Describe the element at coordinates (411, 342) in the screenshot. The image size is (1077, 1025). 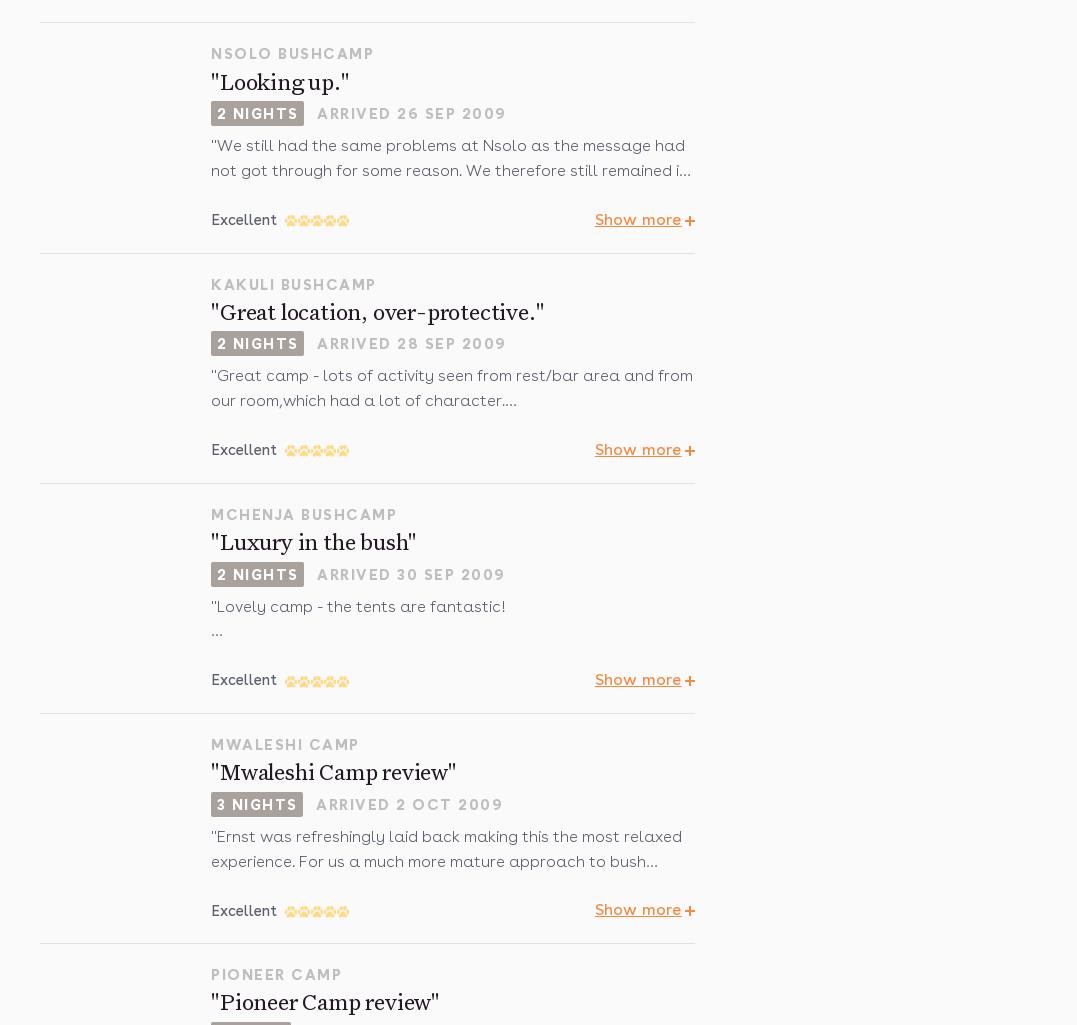
I see `'Arrived
					28 Sep 2009'` at that location.